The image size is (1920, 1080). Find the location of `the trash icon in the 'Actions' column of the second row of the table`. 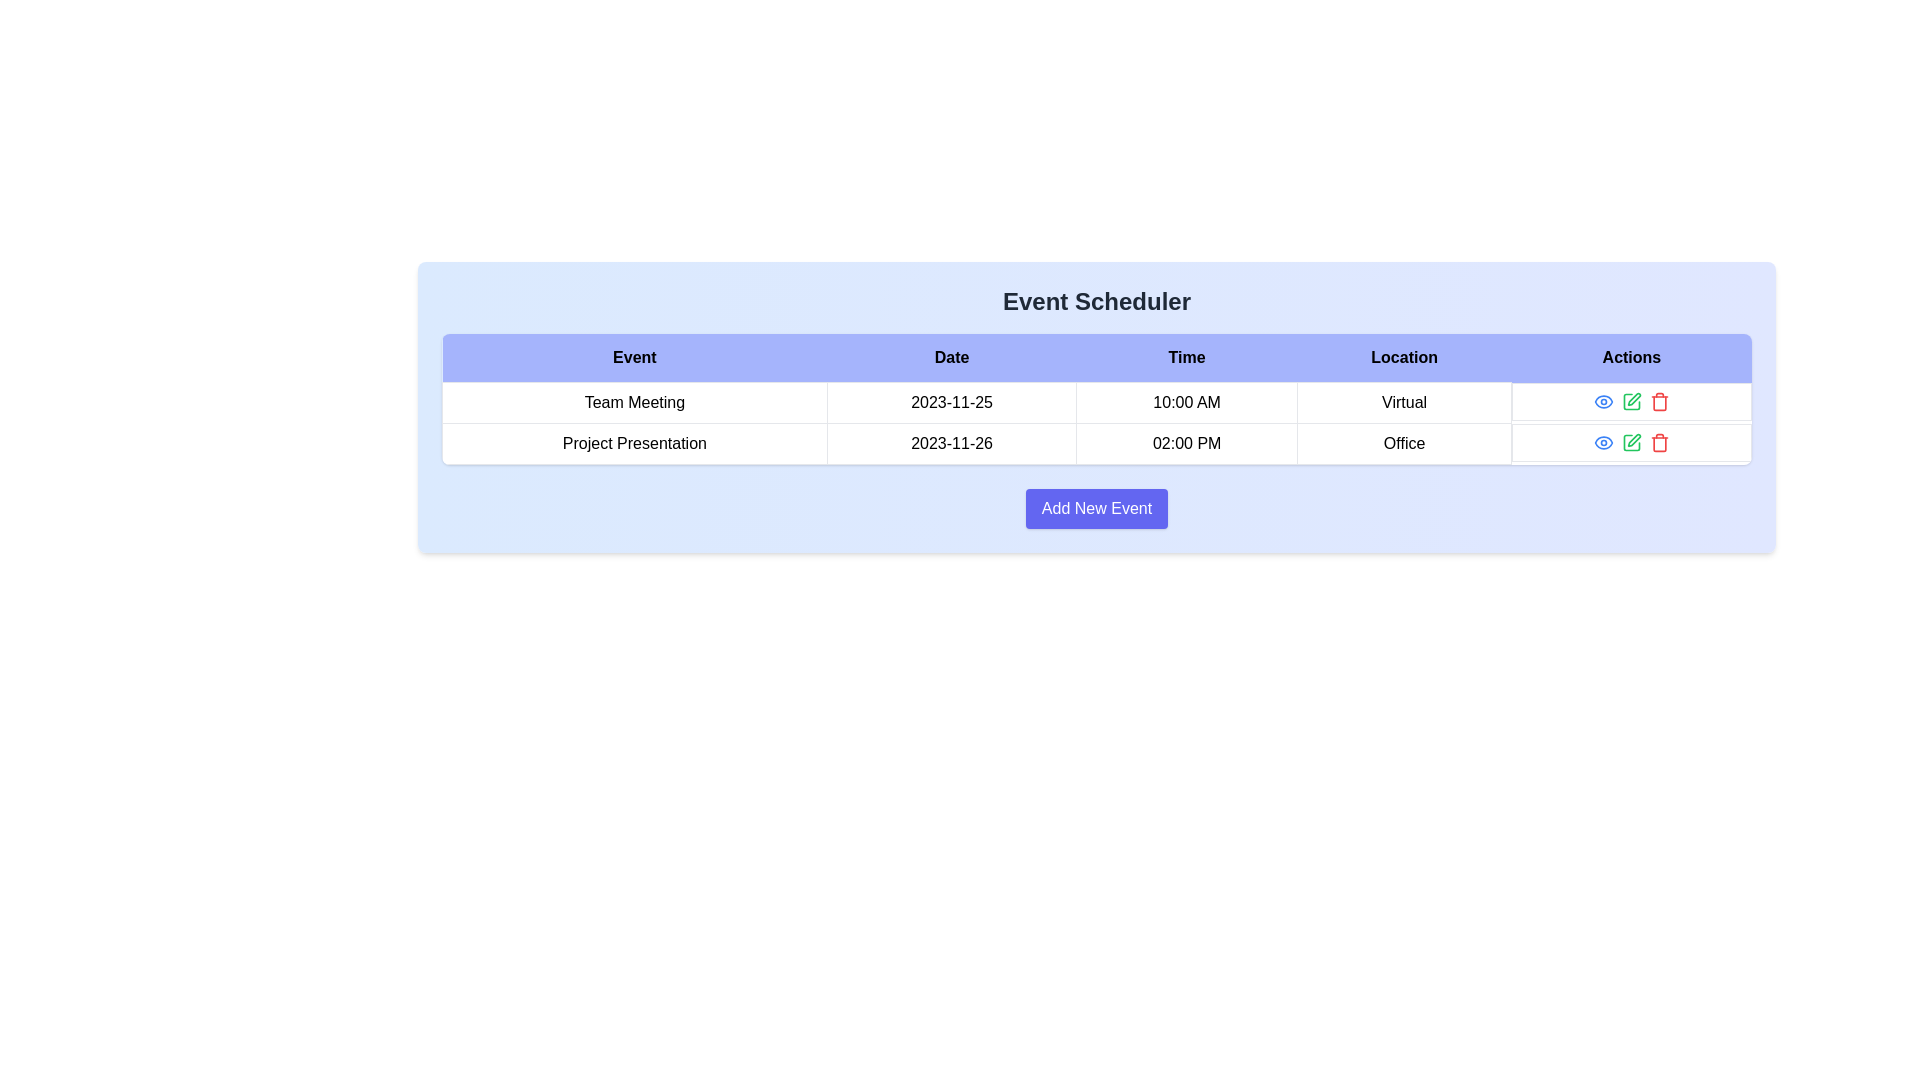

the trash icon in the 'Actions' column of the second row of the table is located at coordinates (1660, 442).